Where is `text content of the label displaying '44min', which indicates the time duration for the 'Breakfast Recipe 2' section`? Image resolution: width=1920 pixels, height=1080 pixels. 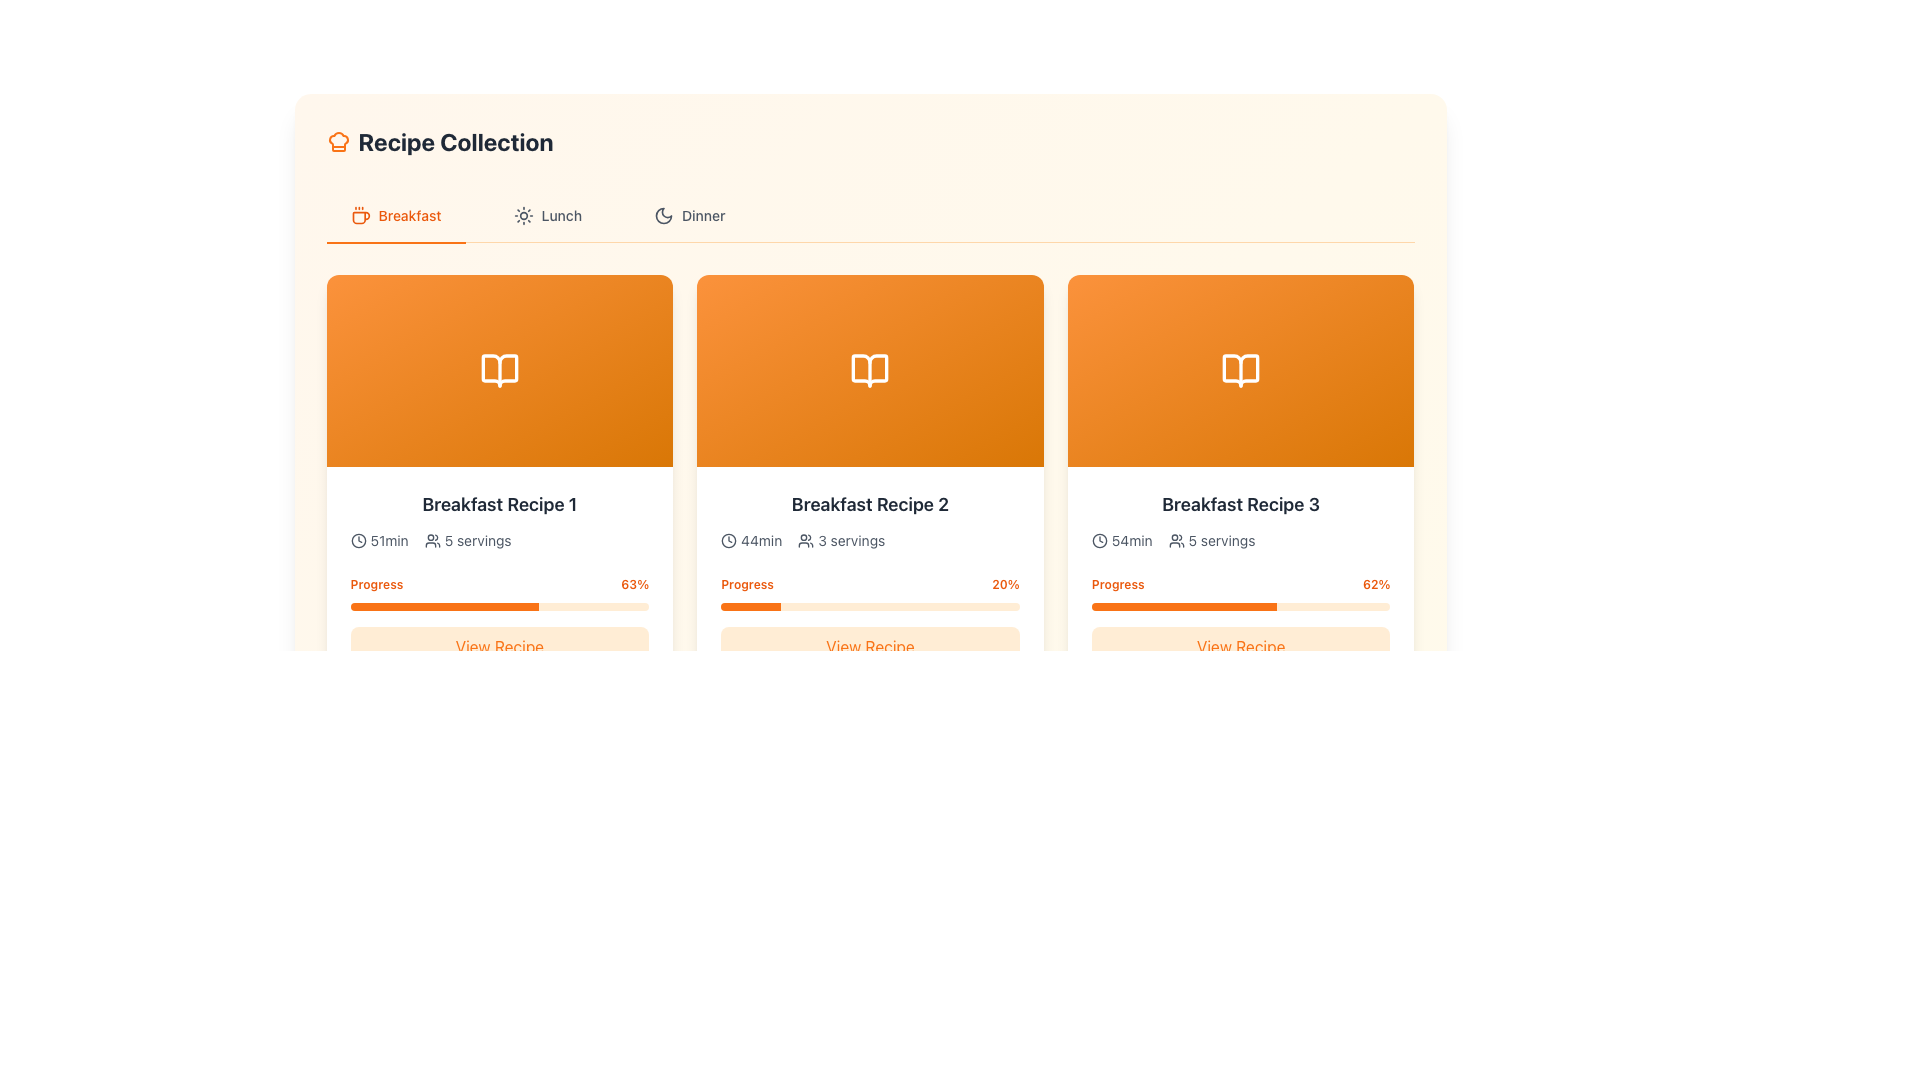 text content of the label displaying '44min', which indicates the time duration for the 'Breakfast Recipe 2' section is located at coordinates (760, 540).